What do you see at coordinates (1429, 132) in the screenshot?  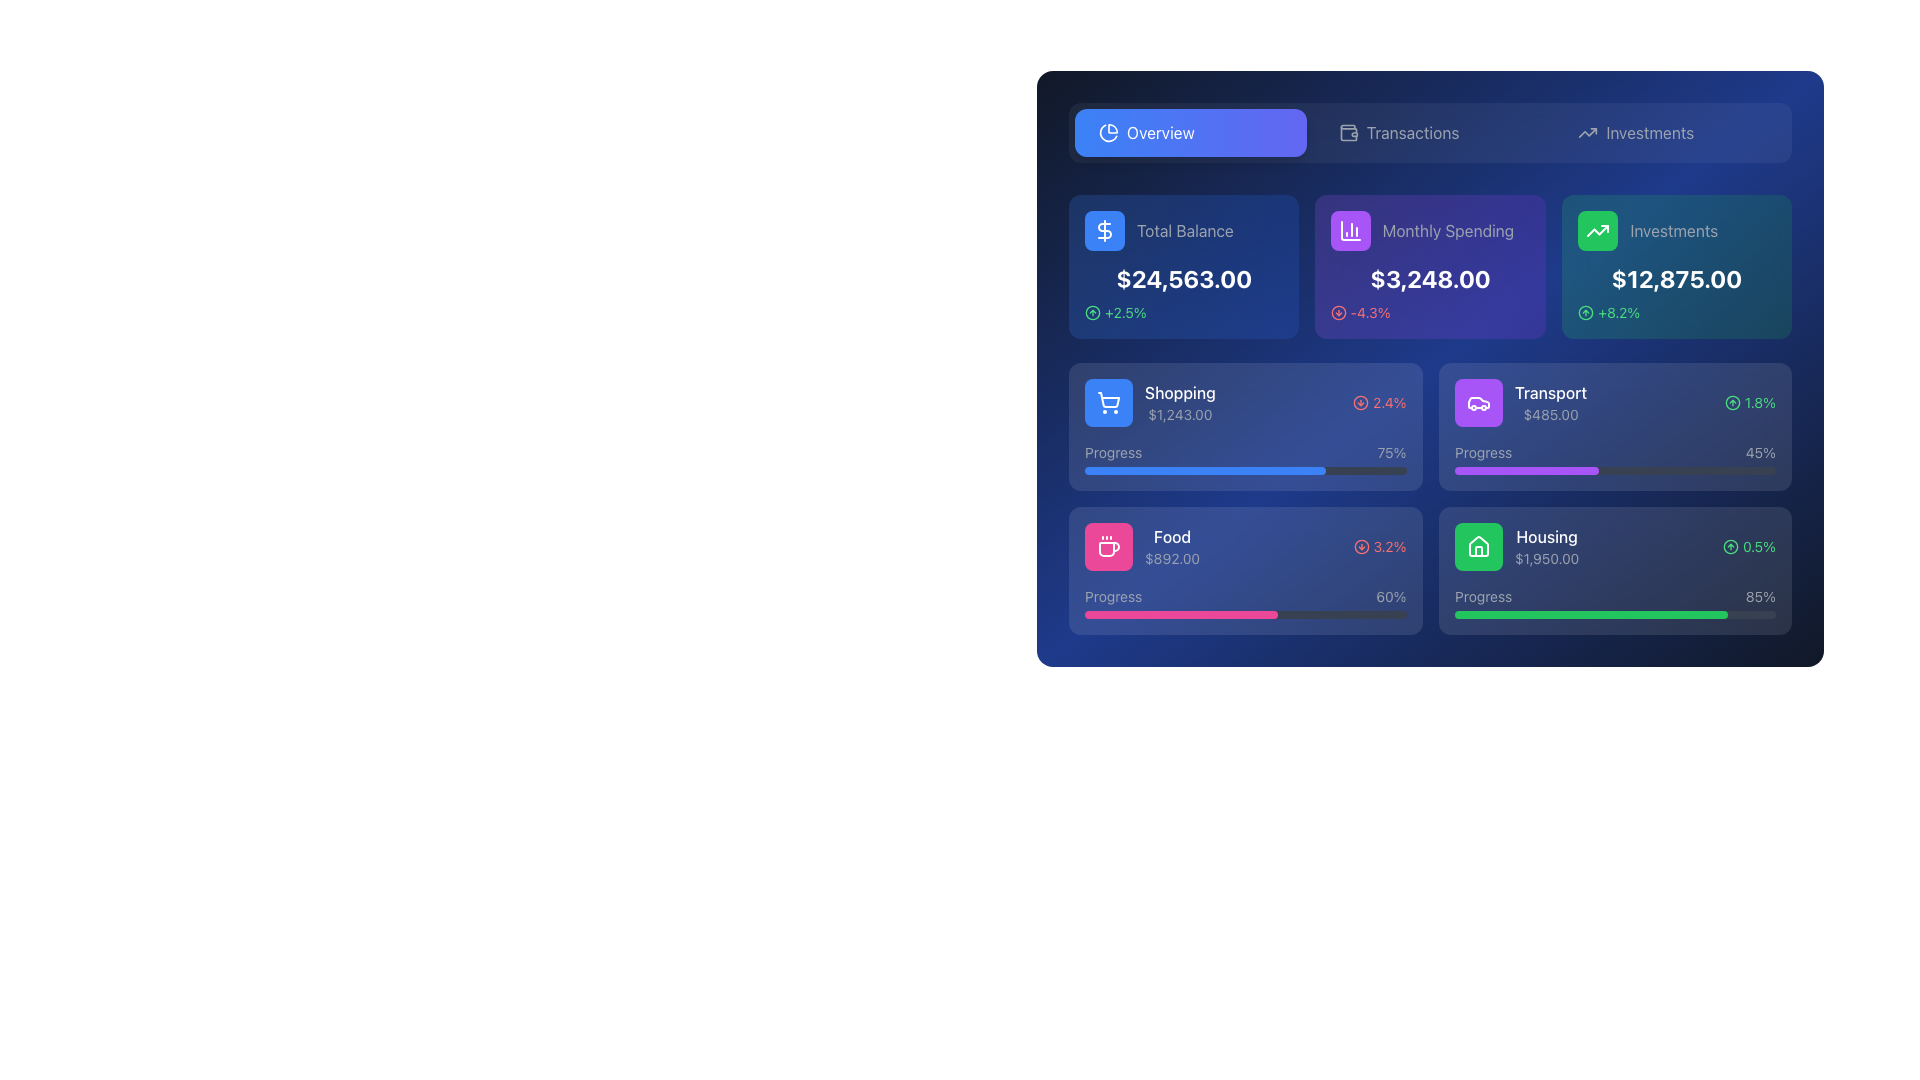 I see `the 'Transactions' button located` at bounding box center [1429, 132].